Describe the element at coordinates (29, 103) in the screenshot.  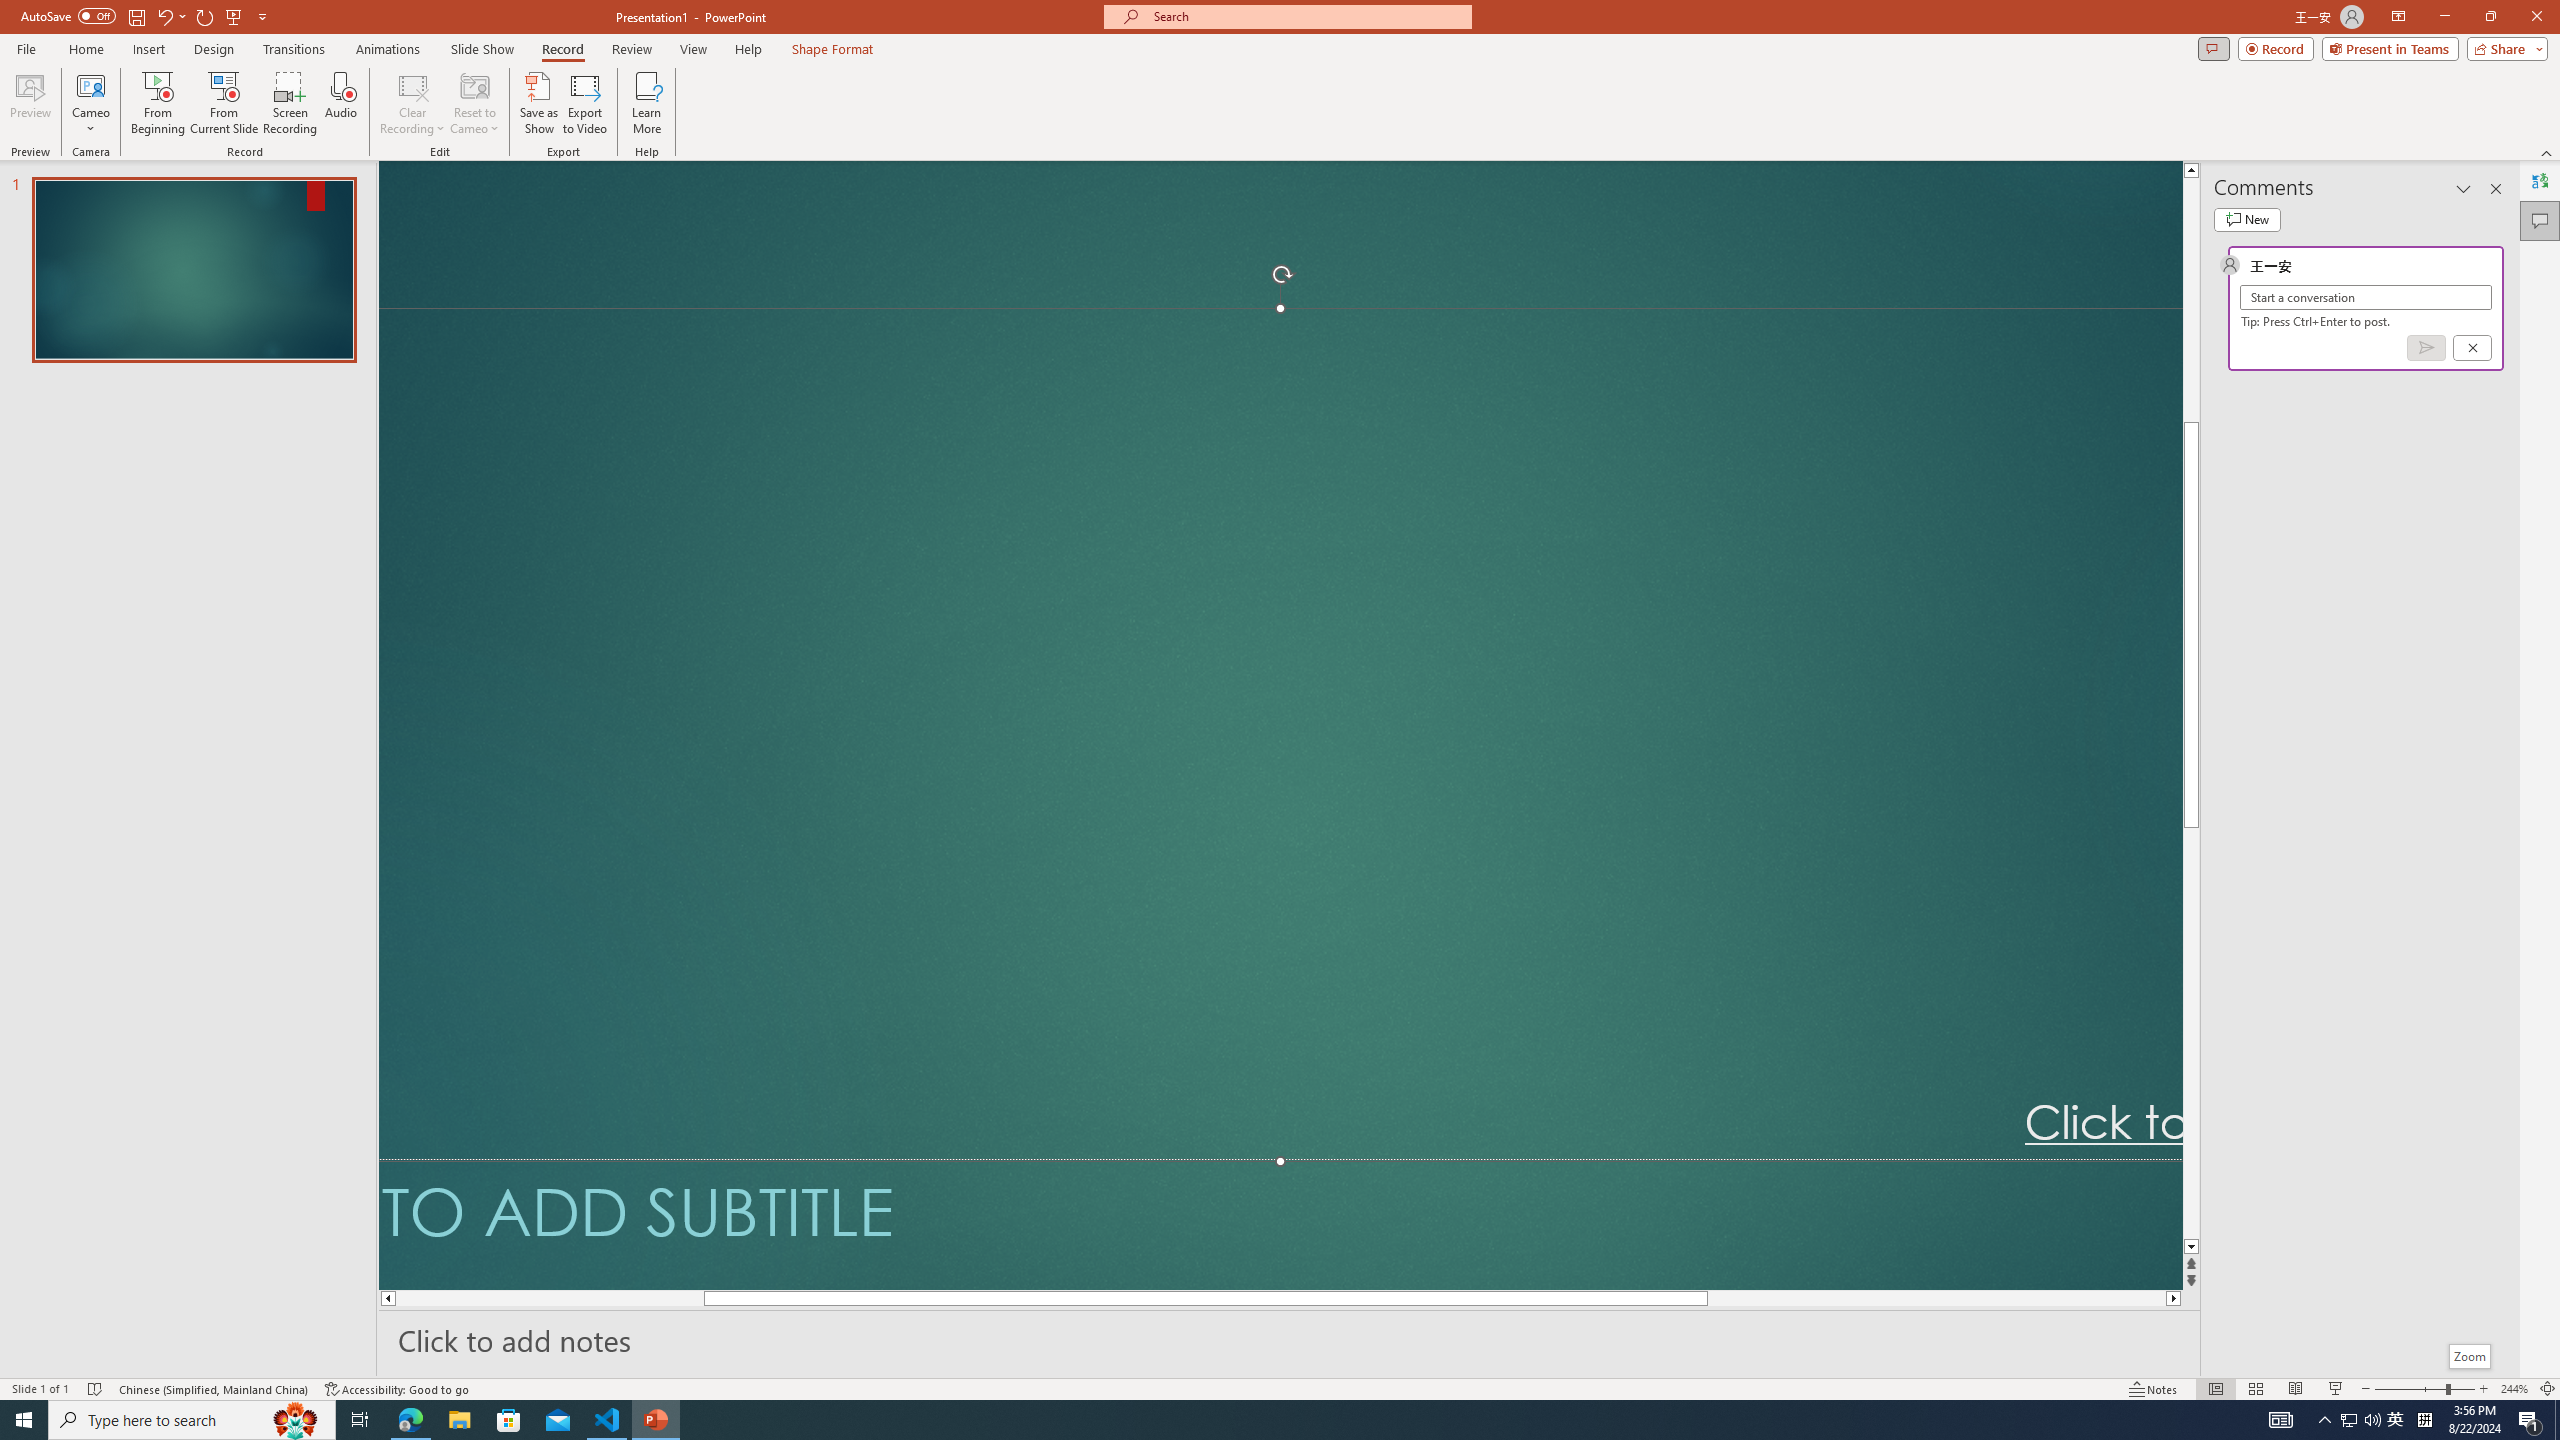
I see `'Preview'` at that location.